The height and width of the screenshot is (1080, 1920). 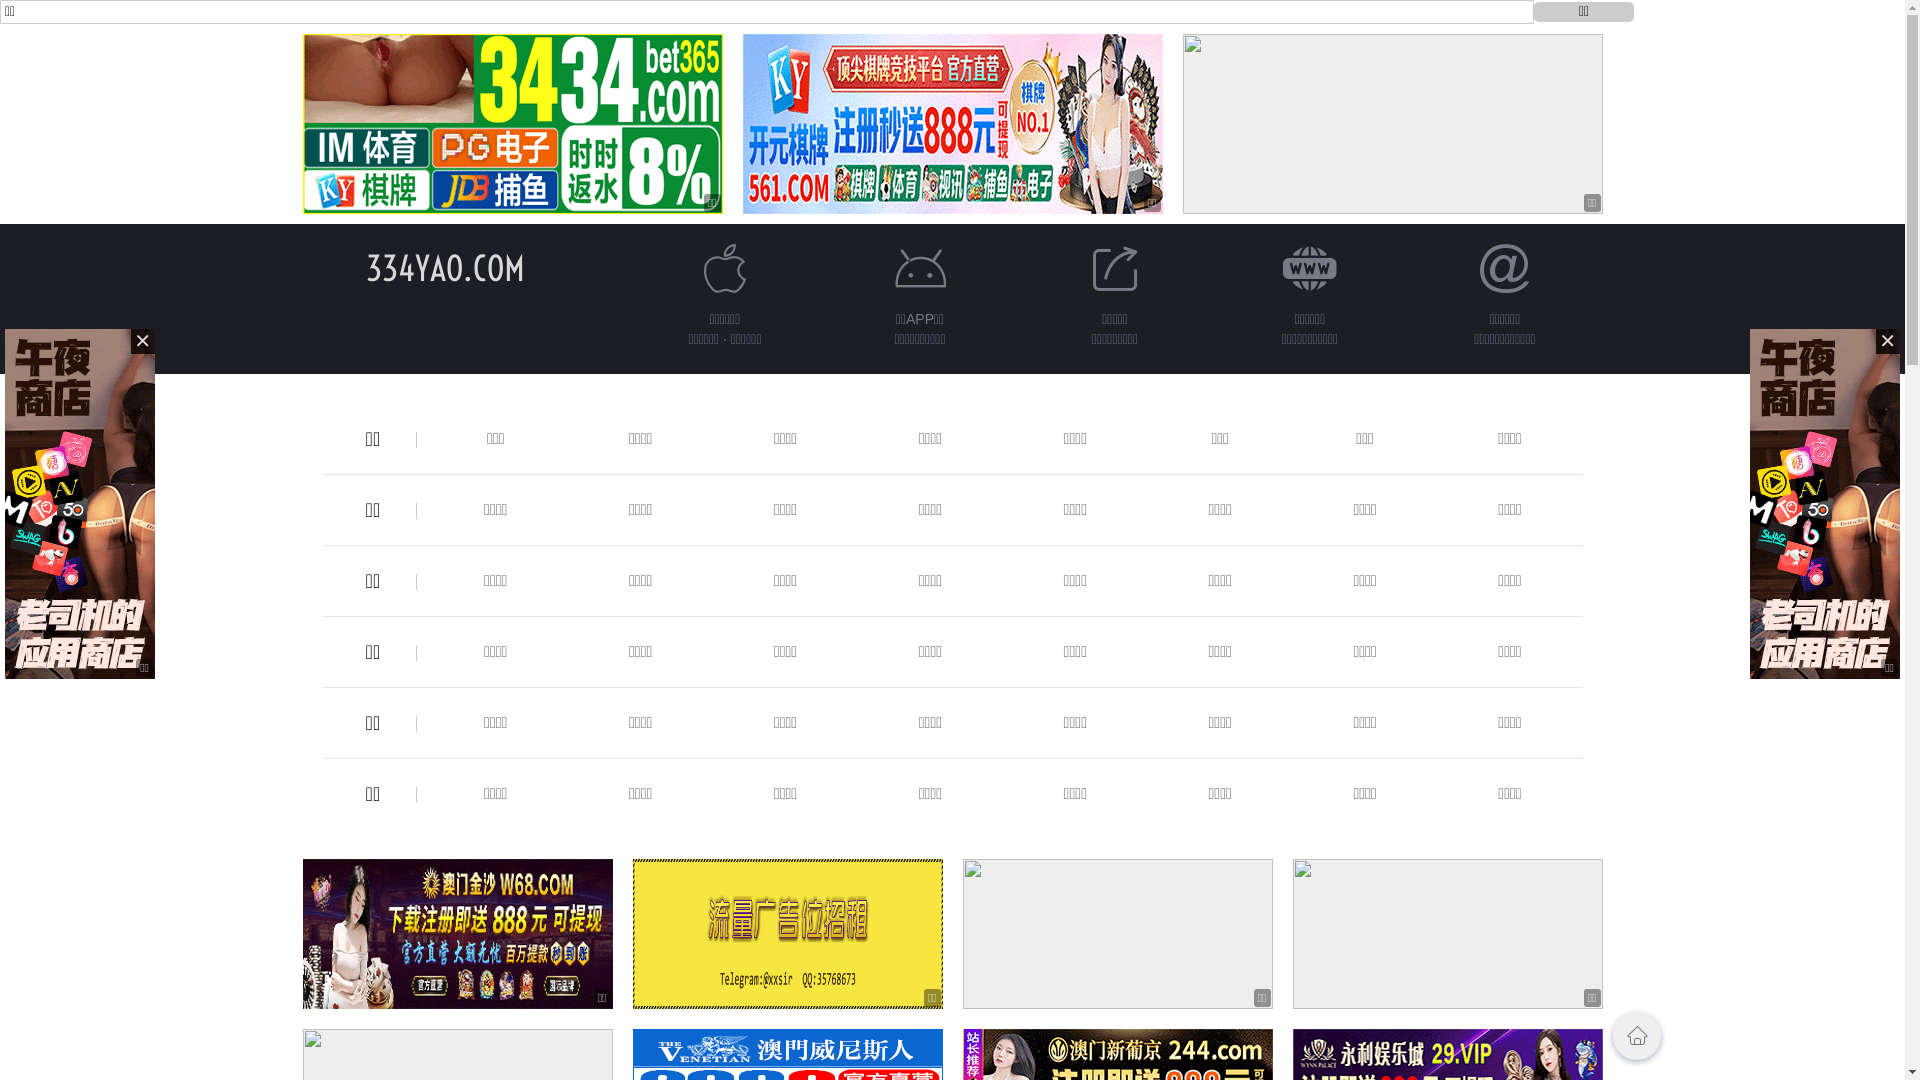 I want to click on '334YAO.COM', so click(x=365, y=267).